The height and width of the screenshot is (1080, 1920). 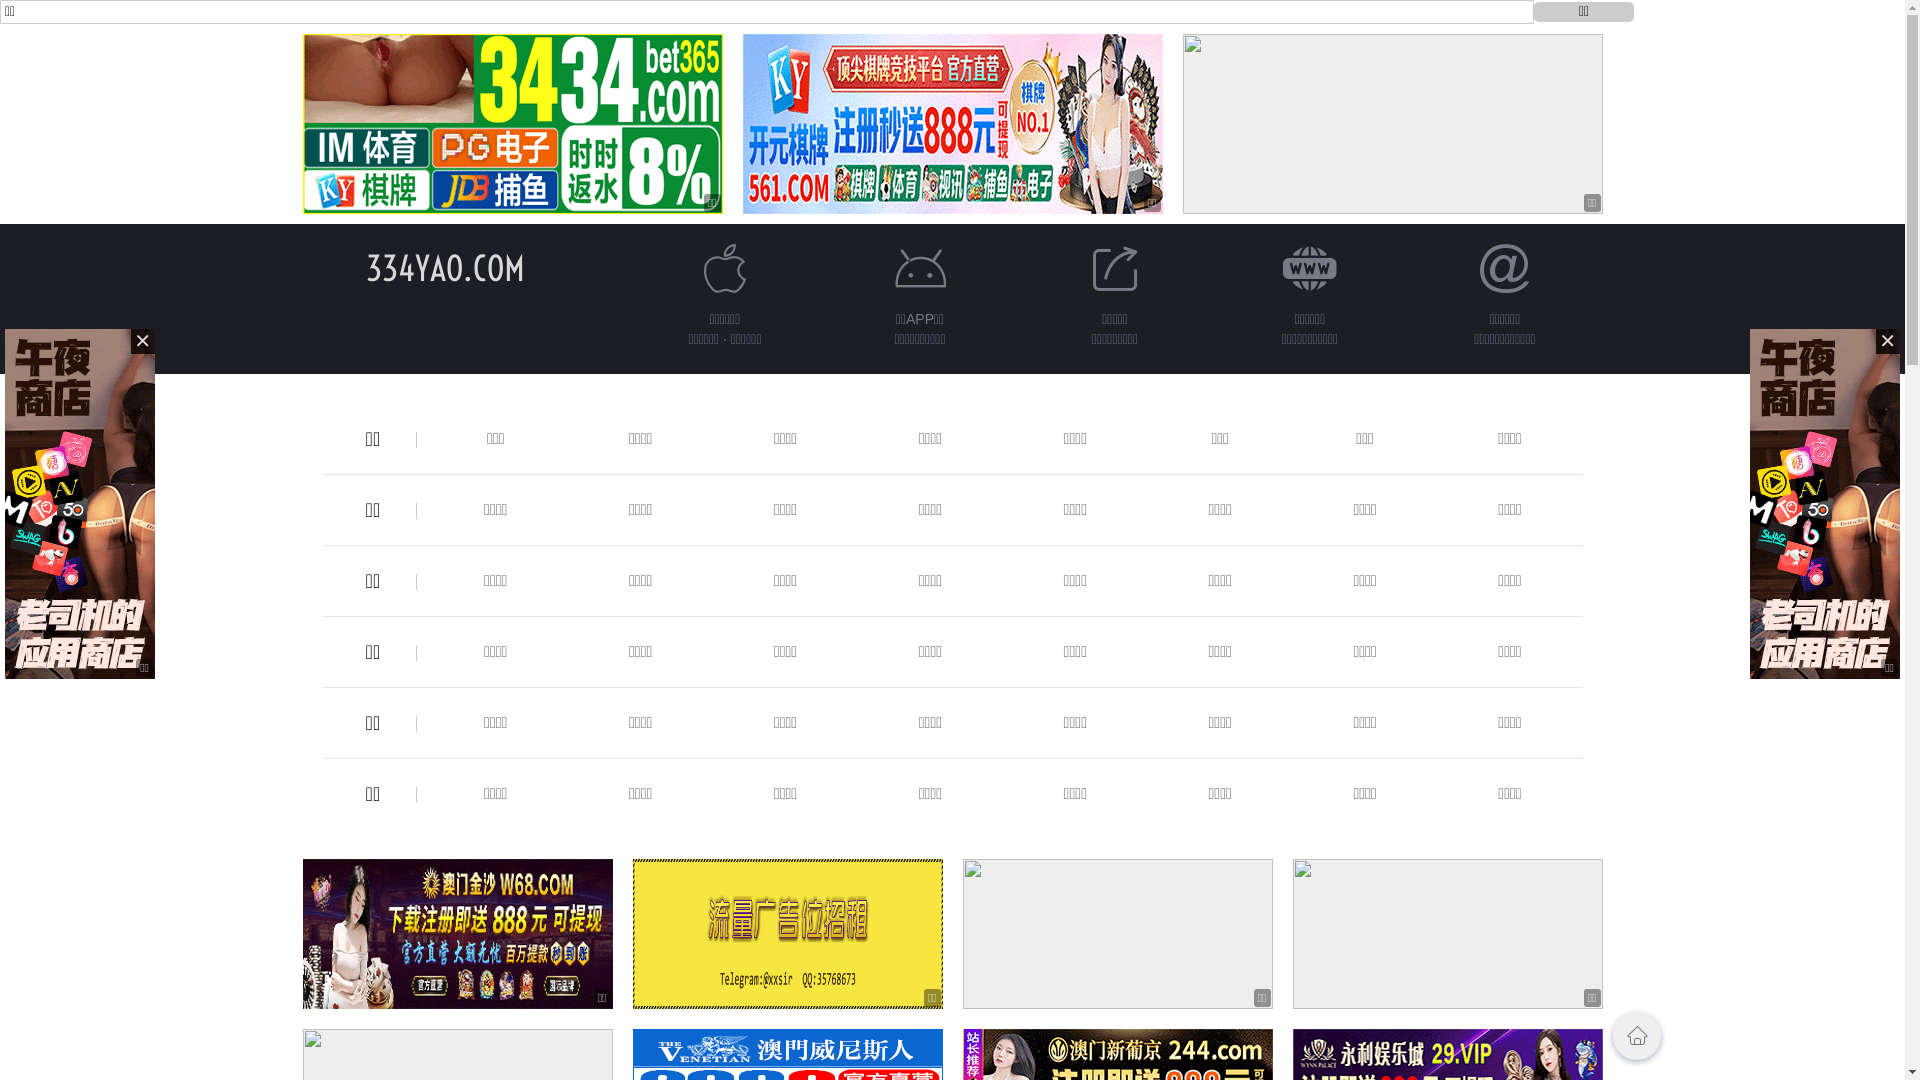 I want to click on '334YAO.COM', so click(x=365, y=267).